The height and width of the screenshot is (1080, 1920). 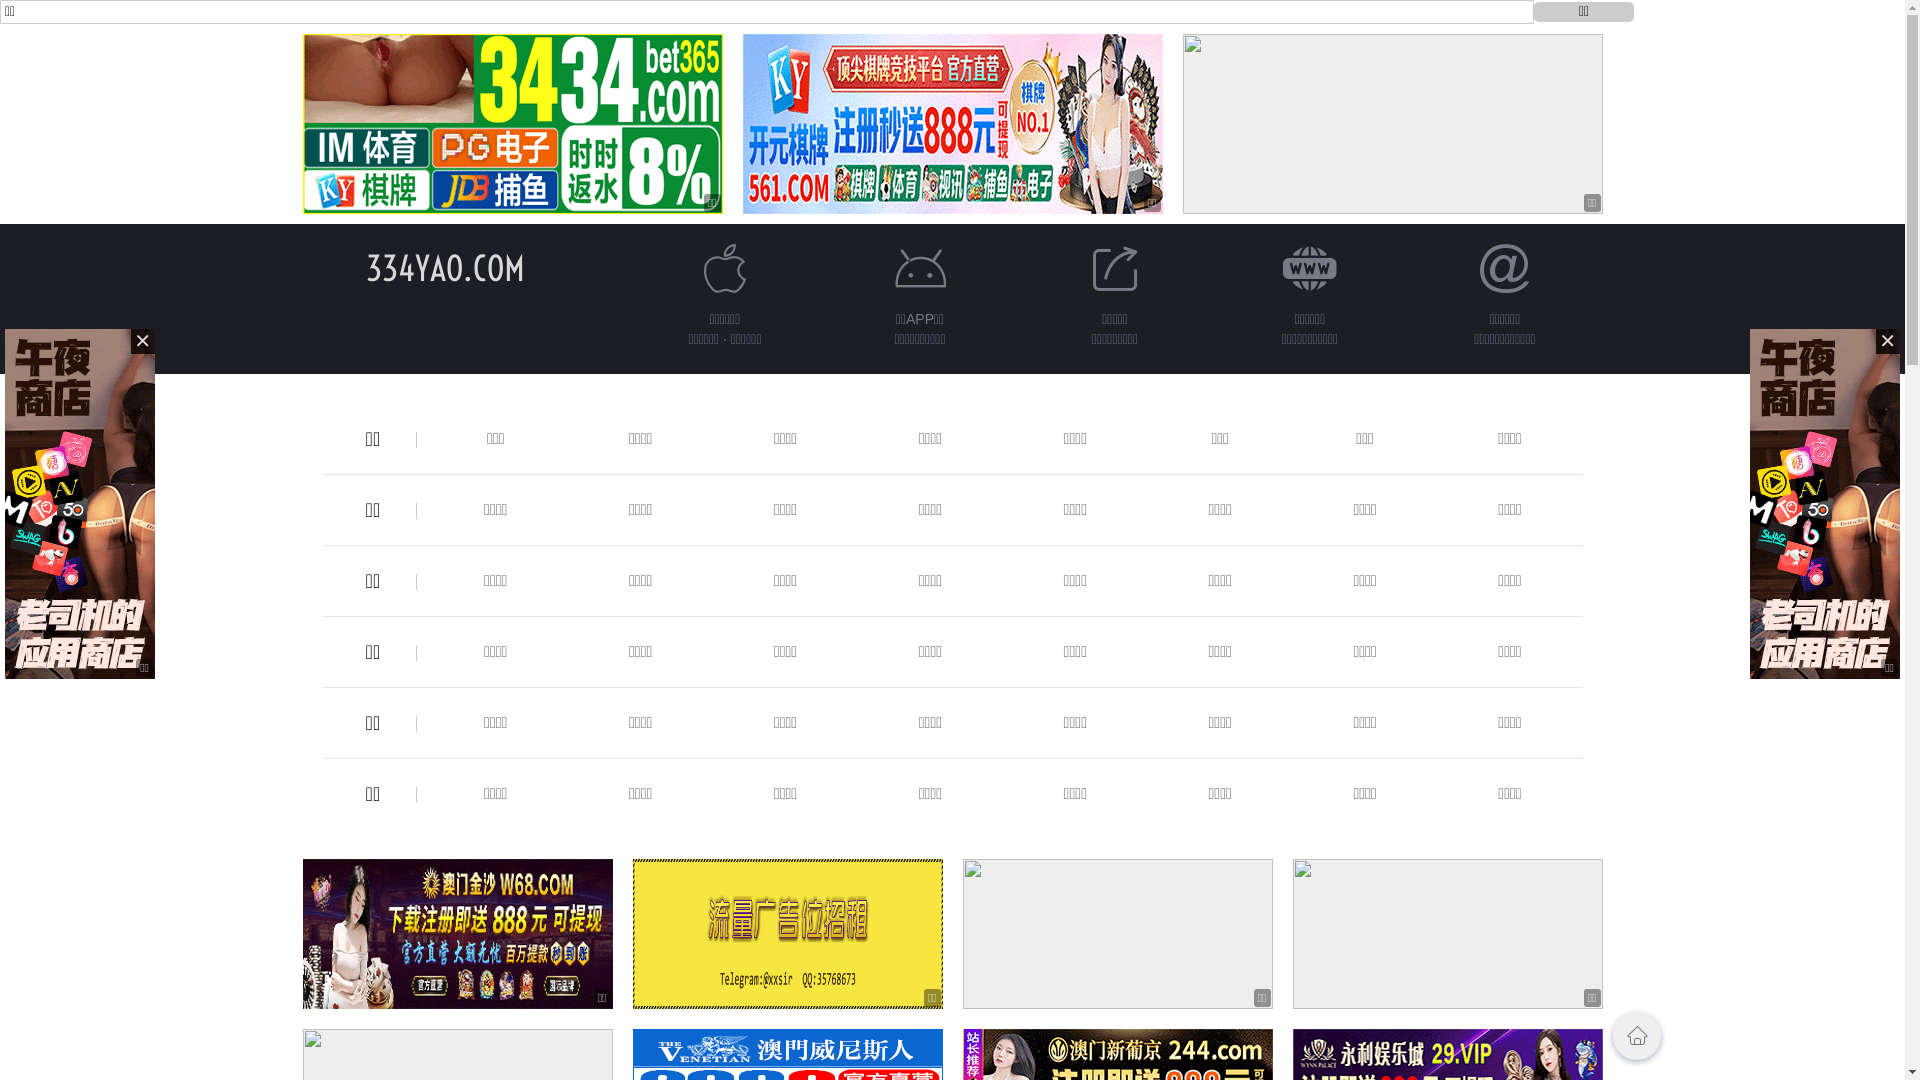 I want to click on '334YAO.COM', so click(x=365, y=267).